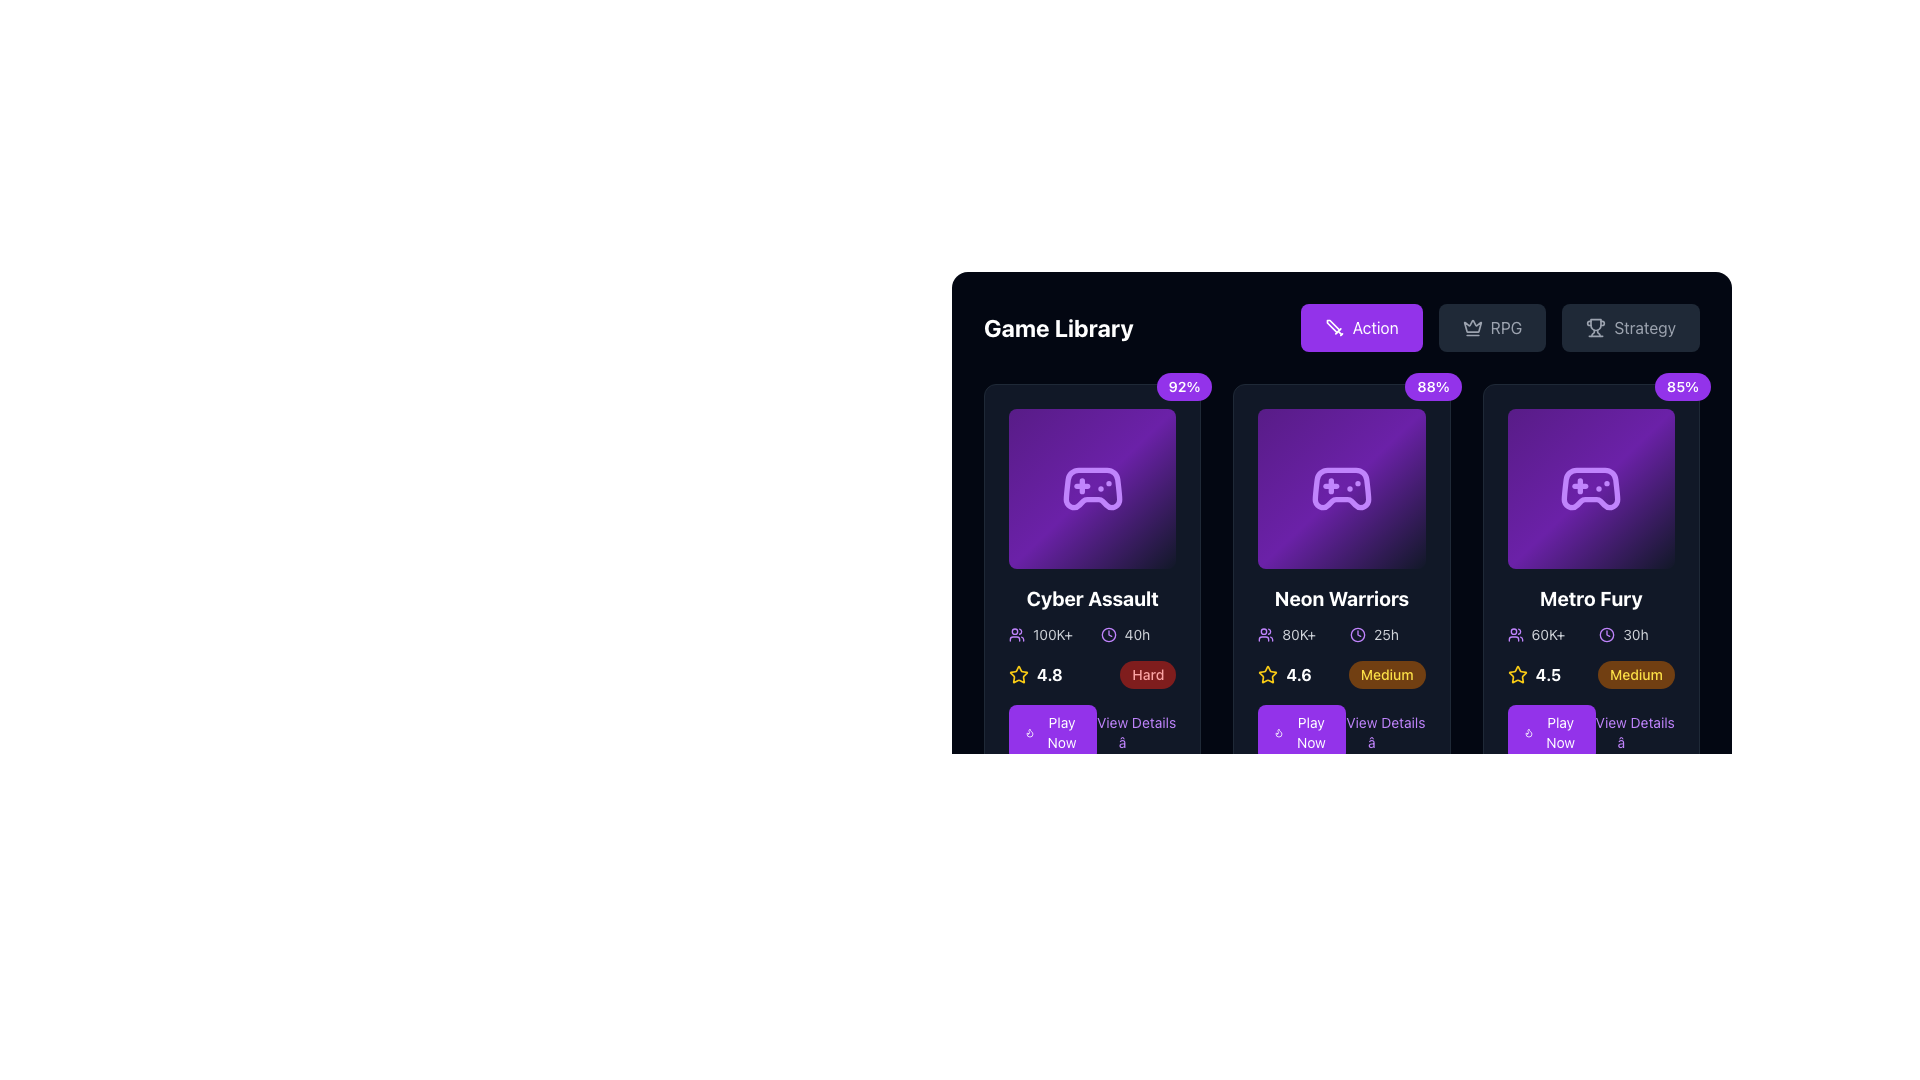 The width and height of the screenshot is (1920, 1080). What do you see at coordinates (1358, 635) in the screenshot?
I see `the gameplay duration icon representing 25 hours, located in the middle part of the 'Neon Warriors' card, positioned to the right of the player count icon ('80K+') and slightly to the left of the text '25h'` at bounding box center [1358, 635].